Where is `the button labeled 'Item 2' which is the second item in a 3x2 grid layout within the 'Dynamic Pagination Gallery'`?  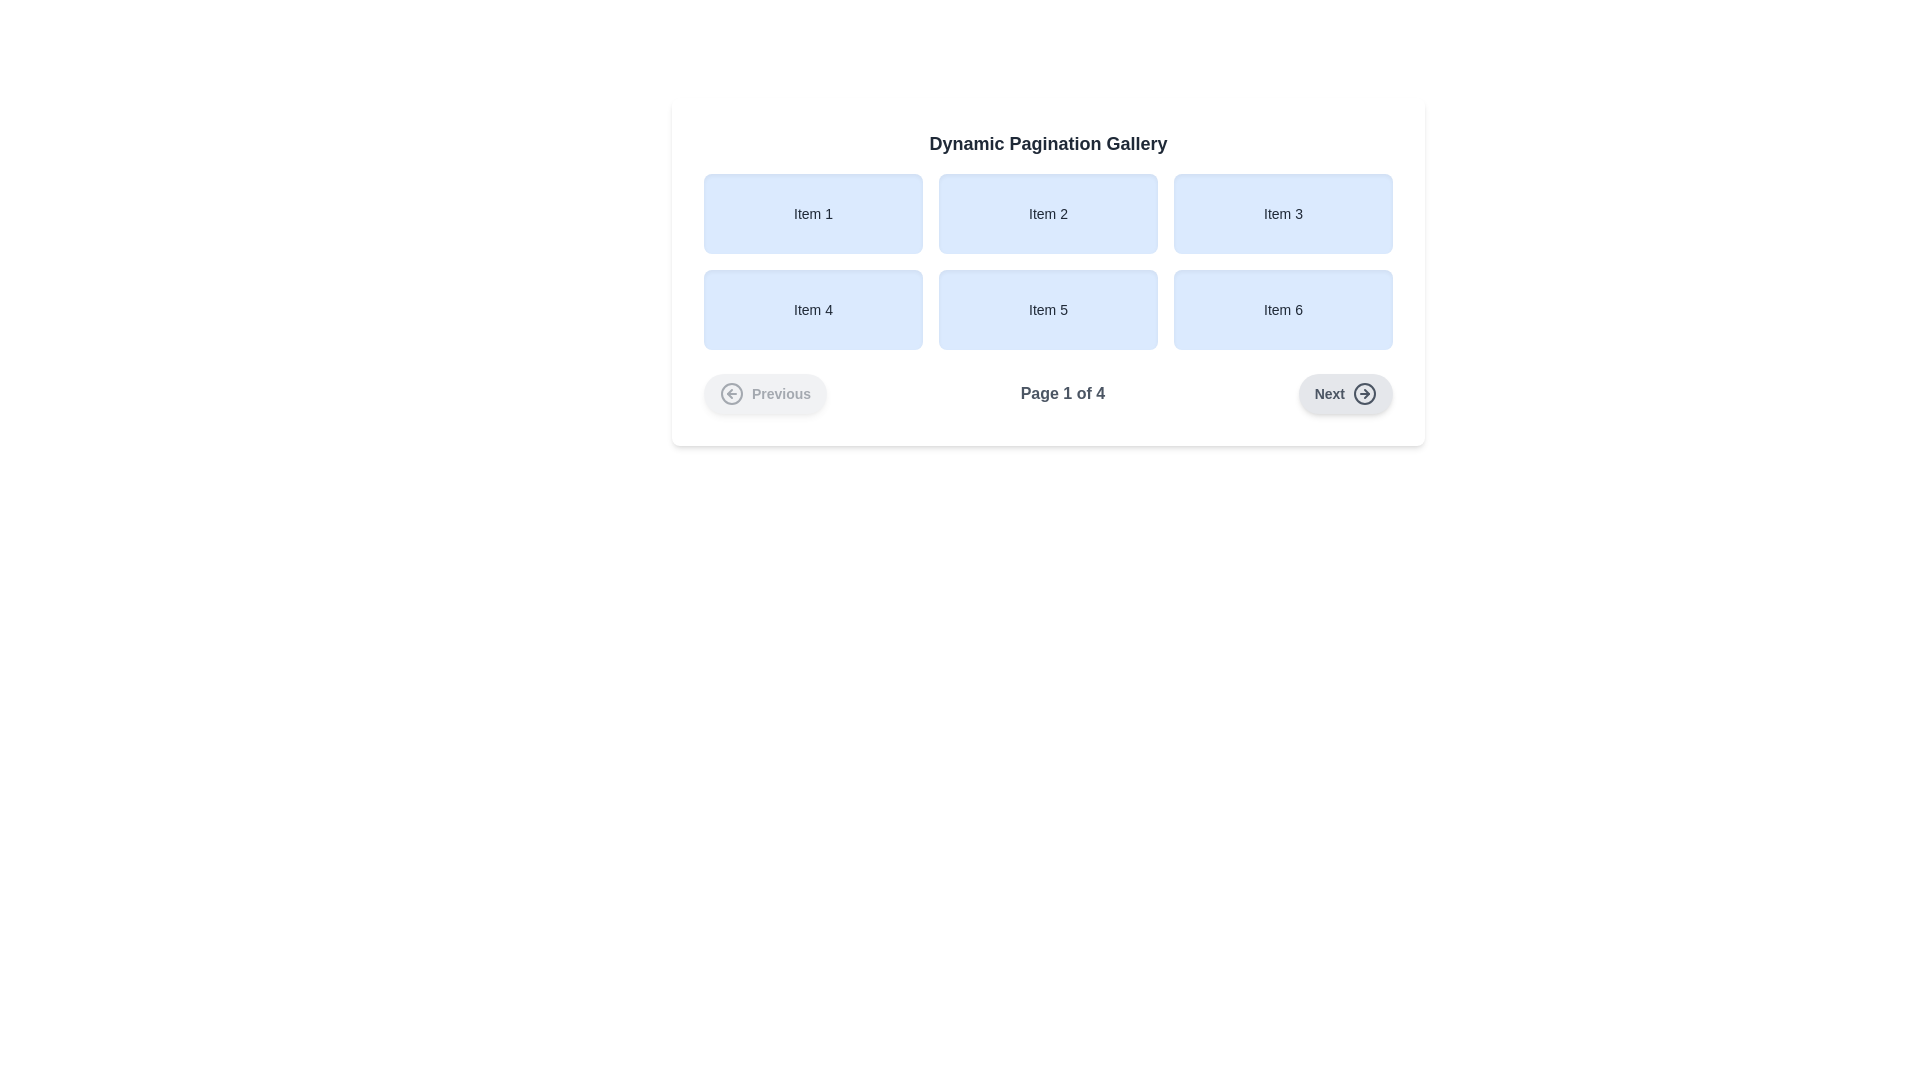
the button labeled 'Item 2' which is the second item in a 3x2 grid layout within the 'Dynamic Pagination Gallery' is located at coordinates (1047, 213).